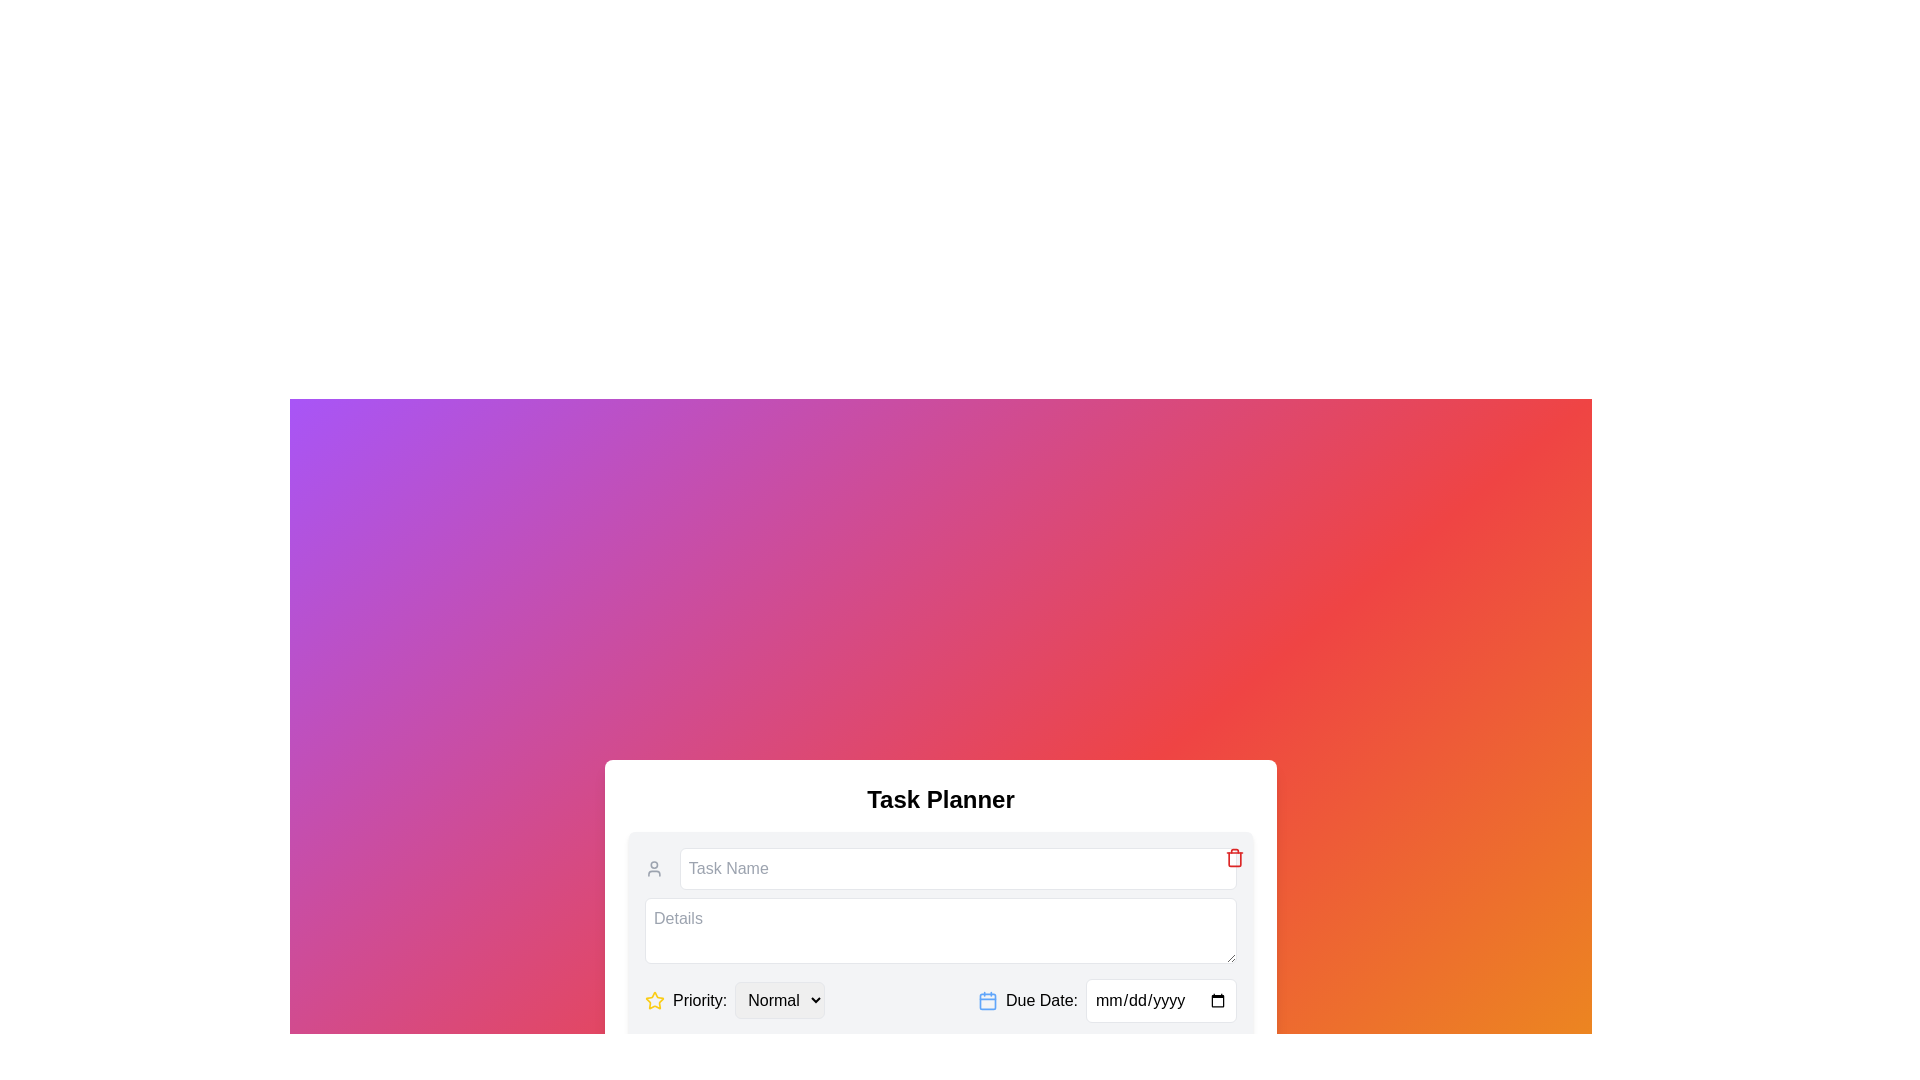 The width and height of the screenshot is (1920, 1080). What do you see at coordinates (1106, 1000) in the screenshot?
I see `the Date input field labeled 'Due Date:'` at bounding box center [1106, 1000].